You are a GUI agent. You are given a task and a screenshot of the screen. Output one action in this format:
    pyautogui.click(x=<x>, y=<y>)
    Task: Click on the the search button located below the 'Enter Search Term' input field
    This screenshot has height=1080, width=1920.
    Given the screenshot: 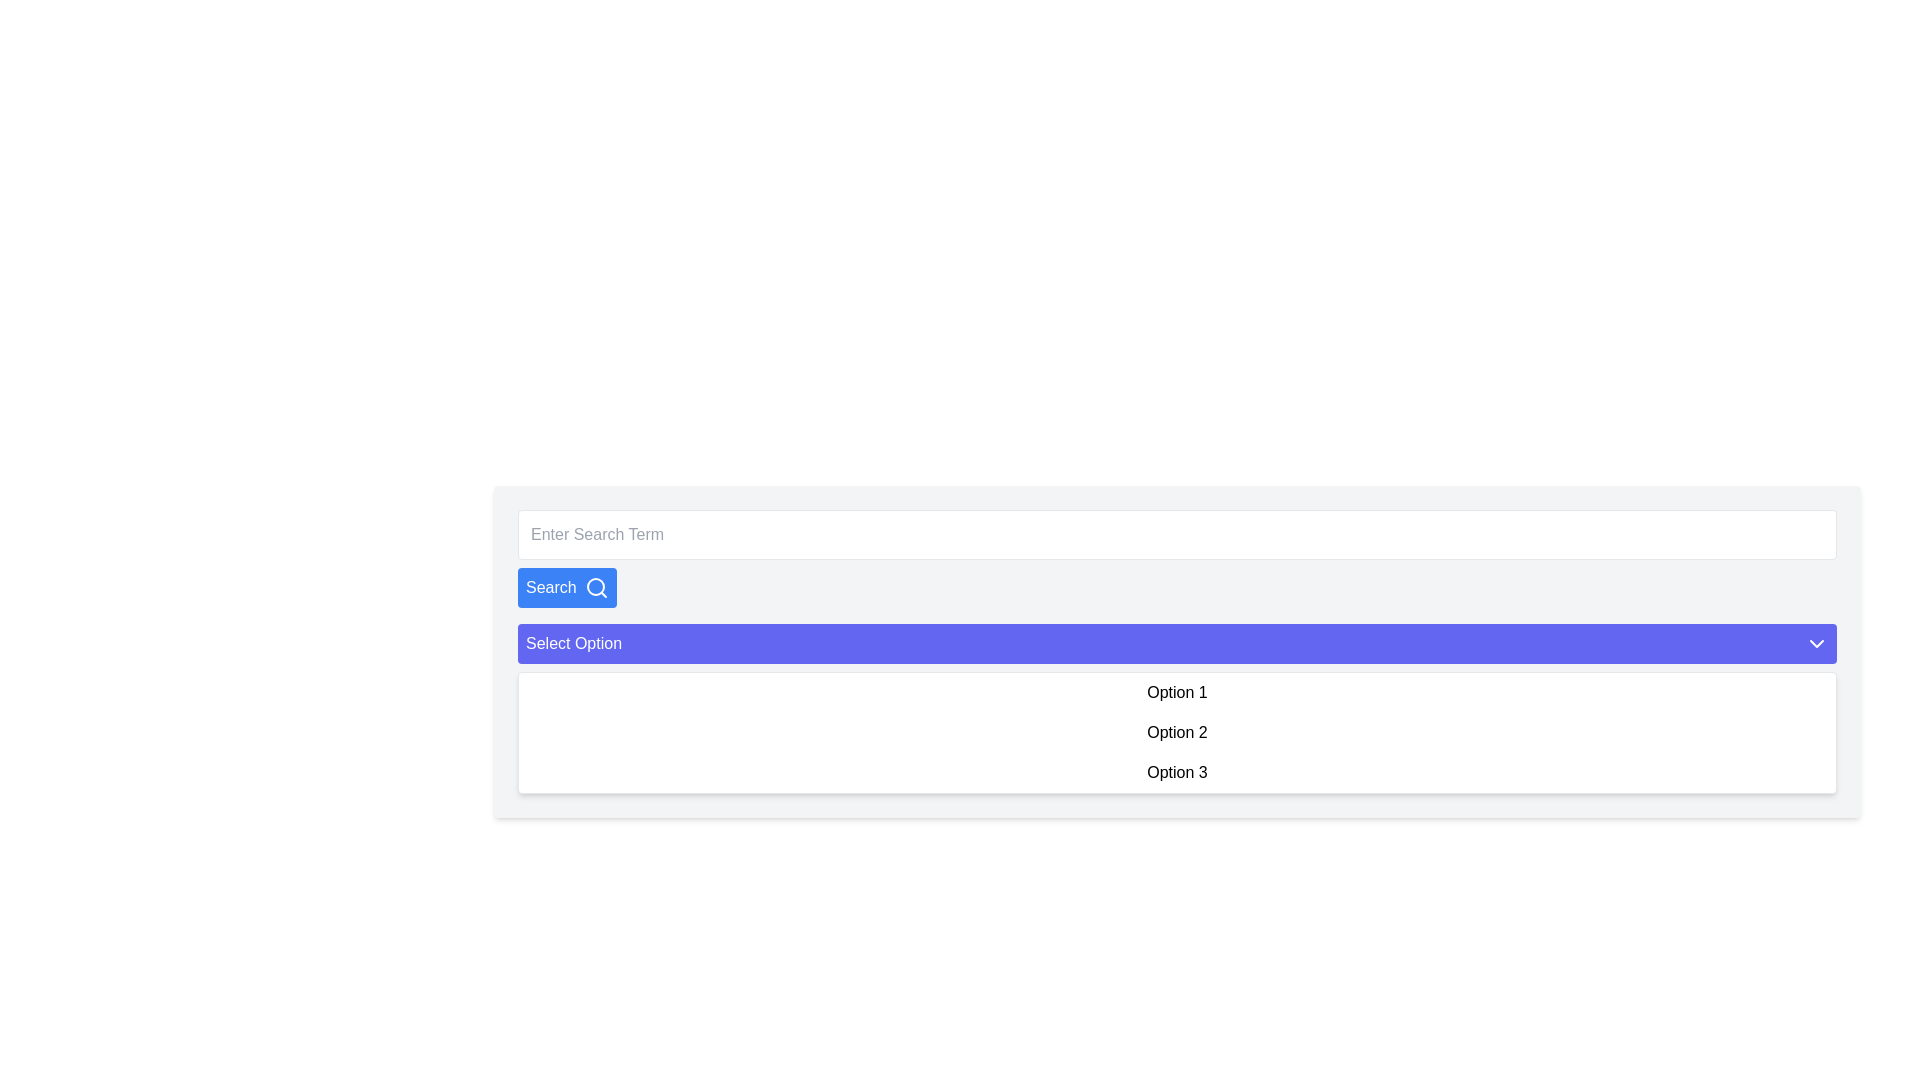 What is the action you would take?
    pyautogui.click(x=566, y=586)
    